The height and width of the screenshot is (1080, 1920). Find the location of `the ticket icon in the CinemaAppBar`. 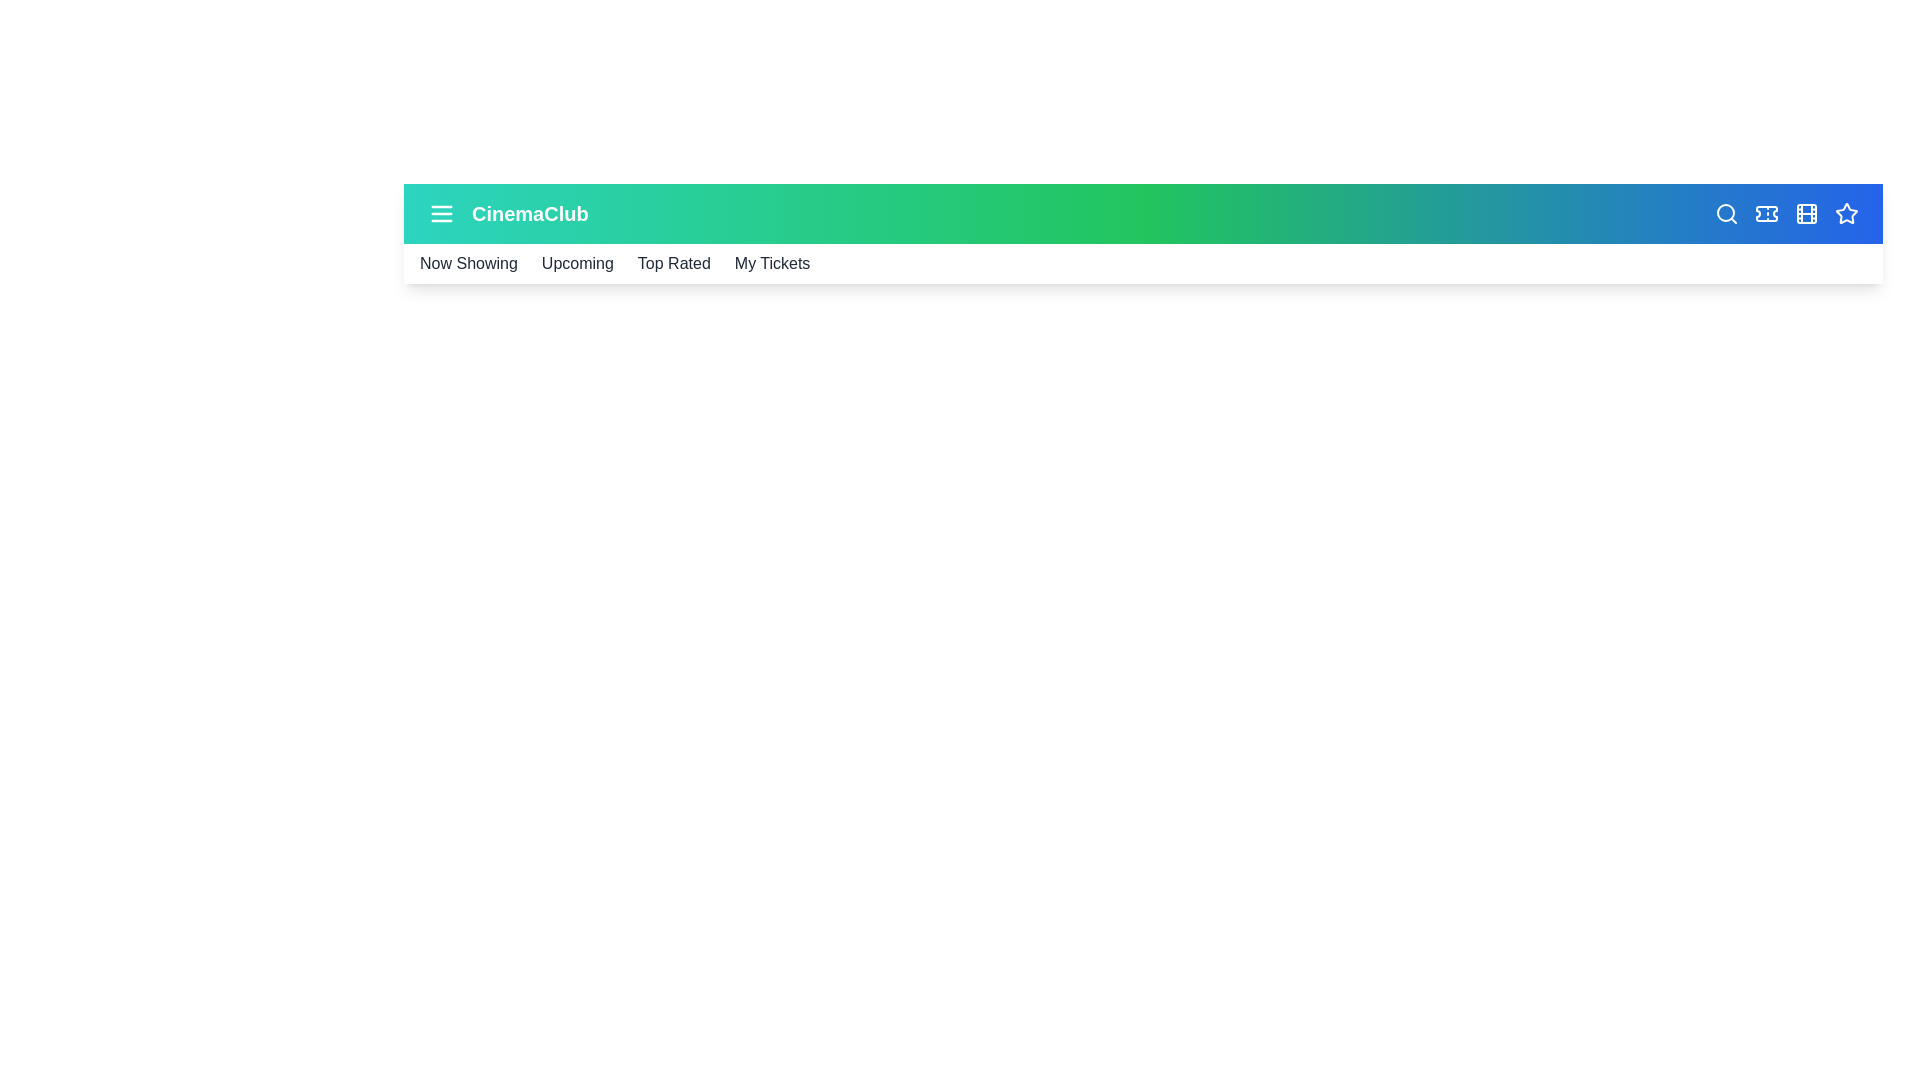

the ticket icon in the CinemaAppBar is located at coordinates (1766, 213).